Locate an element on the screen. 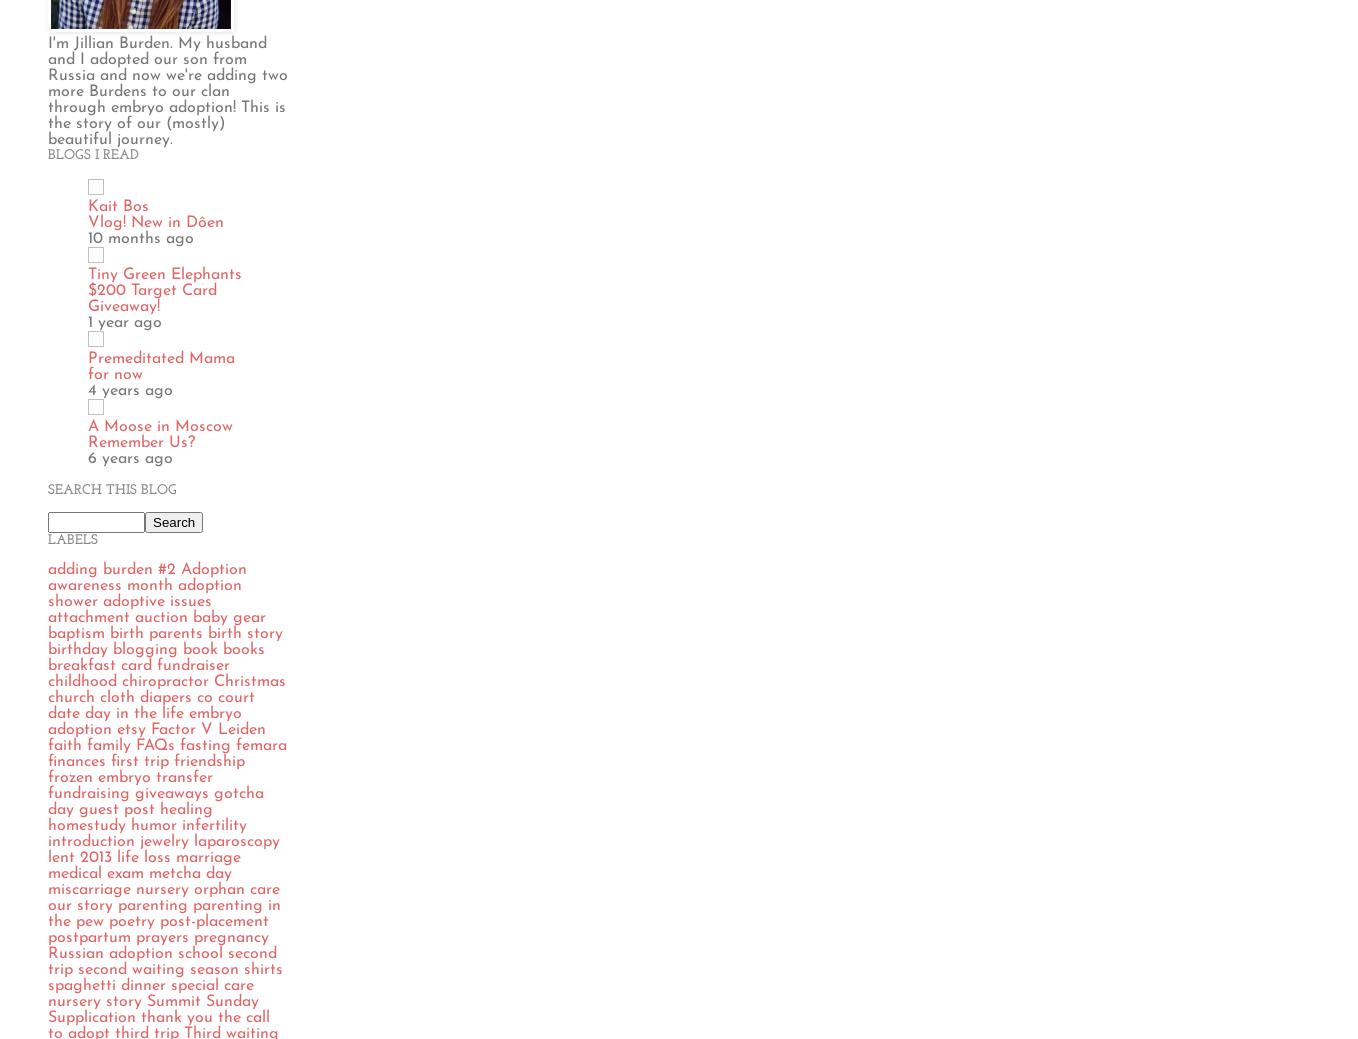 The image size is (1358, 1039). 'healing' is located at coordinates (186, 807).